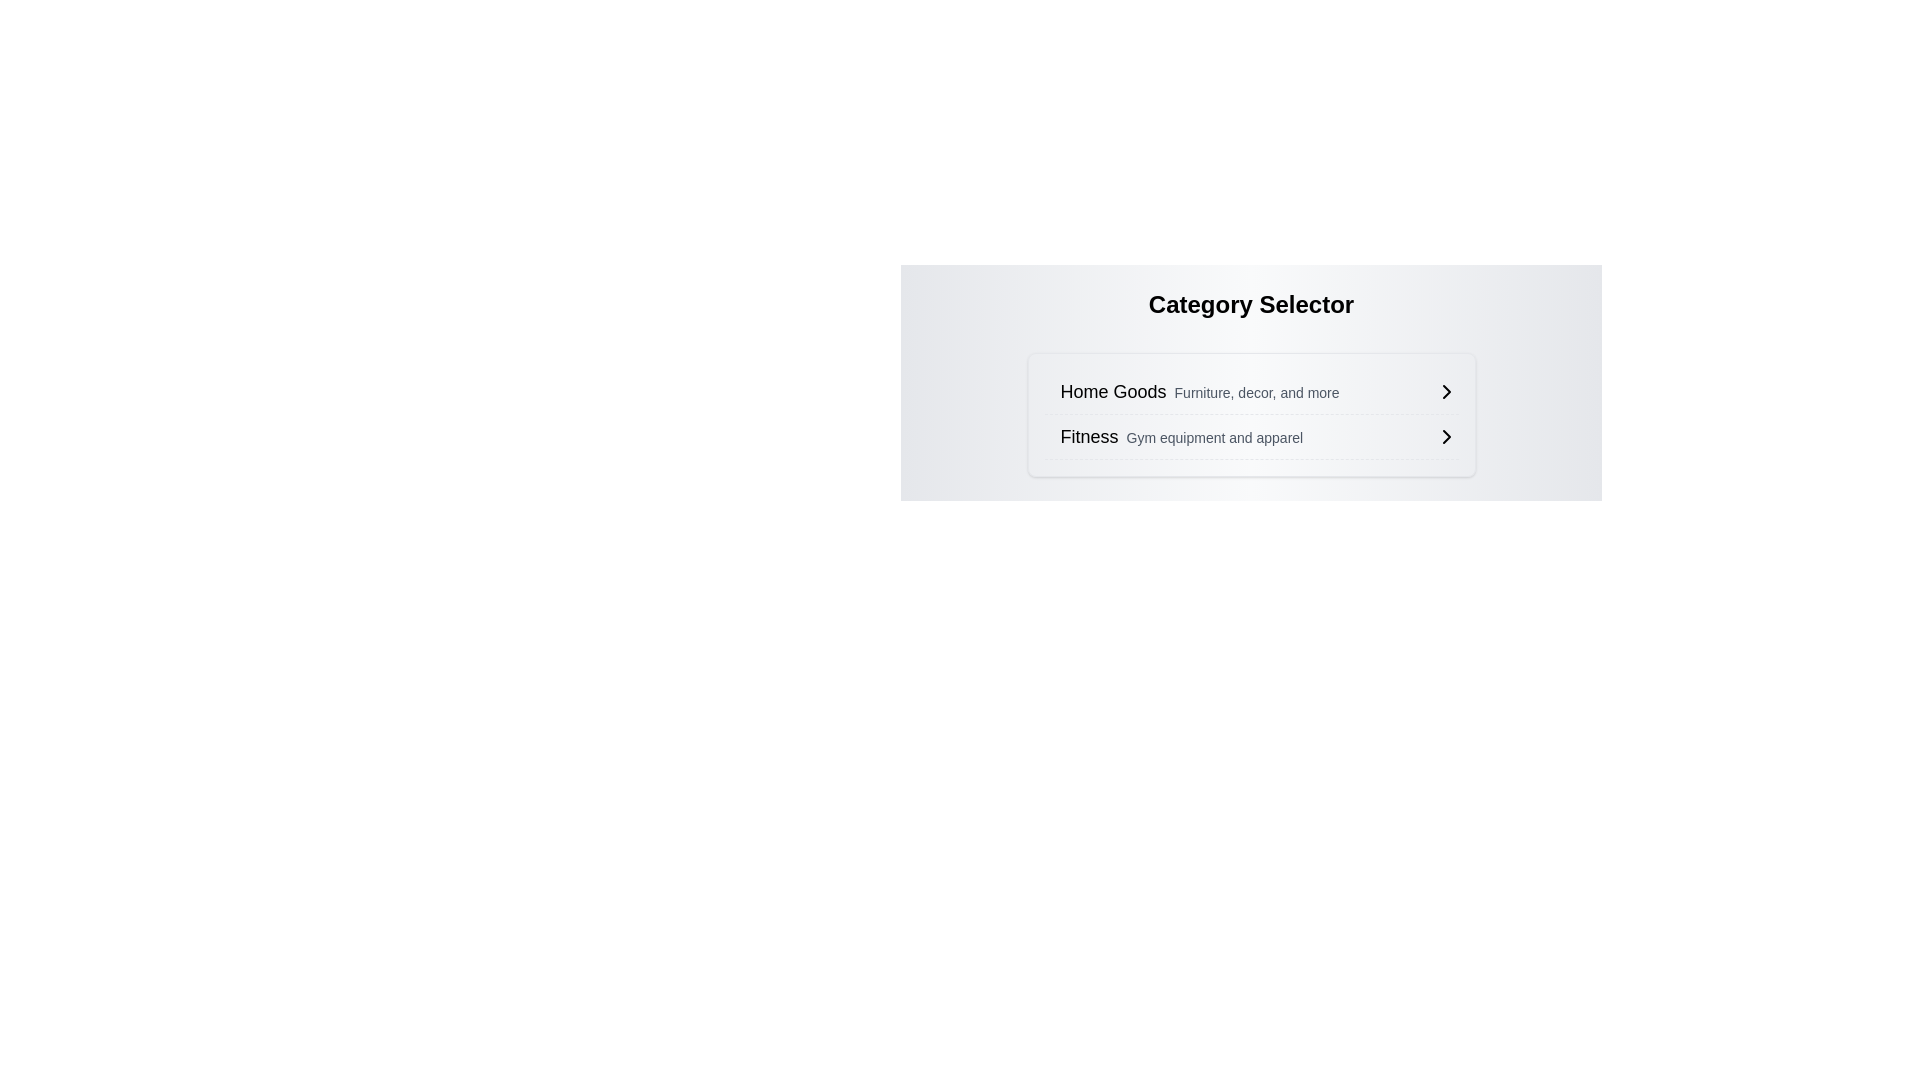  Describe the element at coordinates (1446, 392) in the screenshot. I see `the right-pointing chevron icon located to the far right of the text 'Home Goods Furniture, decor, and more'` at that location.